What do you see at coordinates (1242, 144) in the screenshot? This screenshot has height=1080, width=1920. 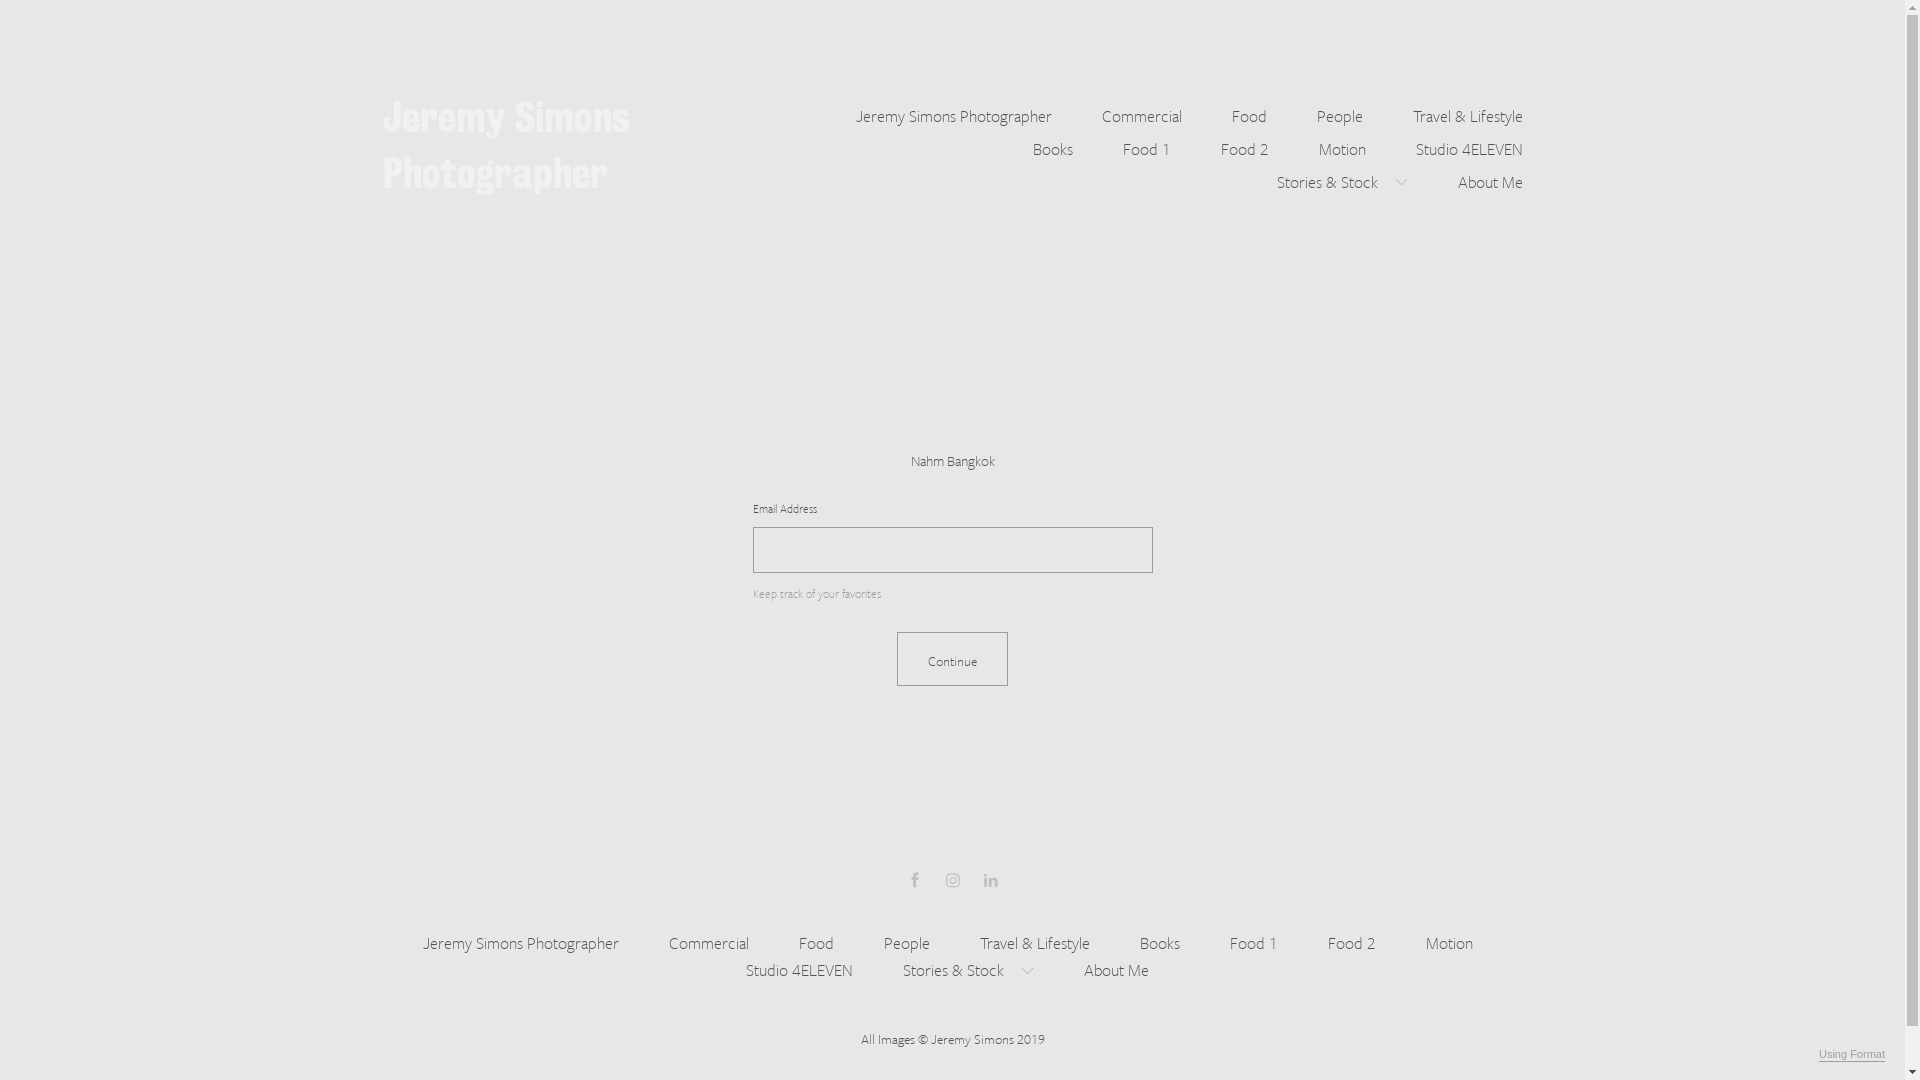 I see `'Food 2'` at bounding box center [1242, 144].